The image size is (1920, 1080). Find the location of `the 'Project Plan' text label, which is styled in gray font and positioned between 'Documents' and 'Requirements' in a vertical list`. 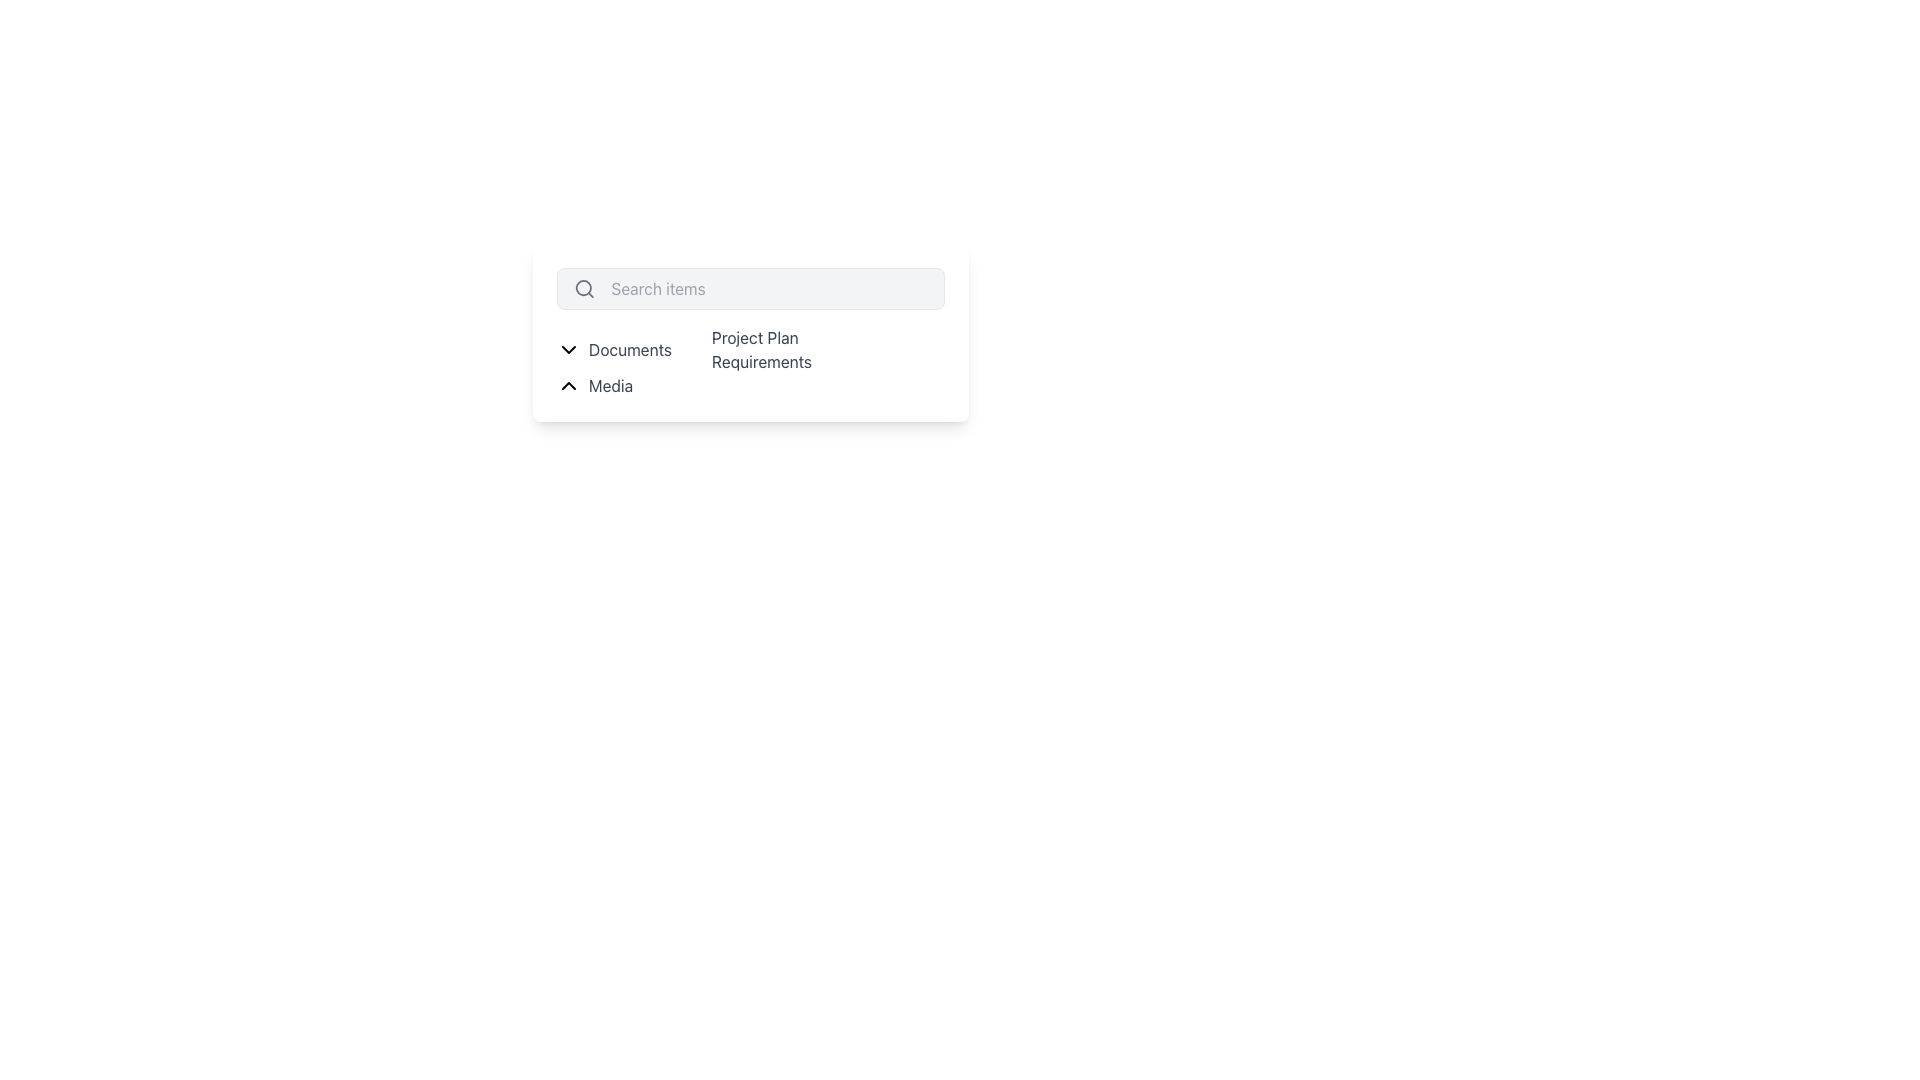

the 'Project Plan' text label, which is styled in gray font and positioned between 'Documents' and 'Requirements' in a vertical list is located at coordinates (754, 337).